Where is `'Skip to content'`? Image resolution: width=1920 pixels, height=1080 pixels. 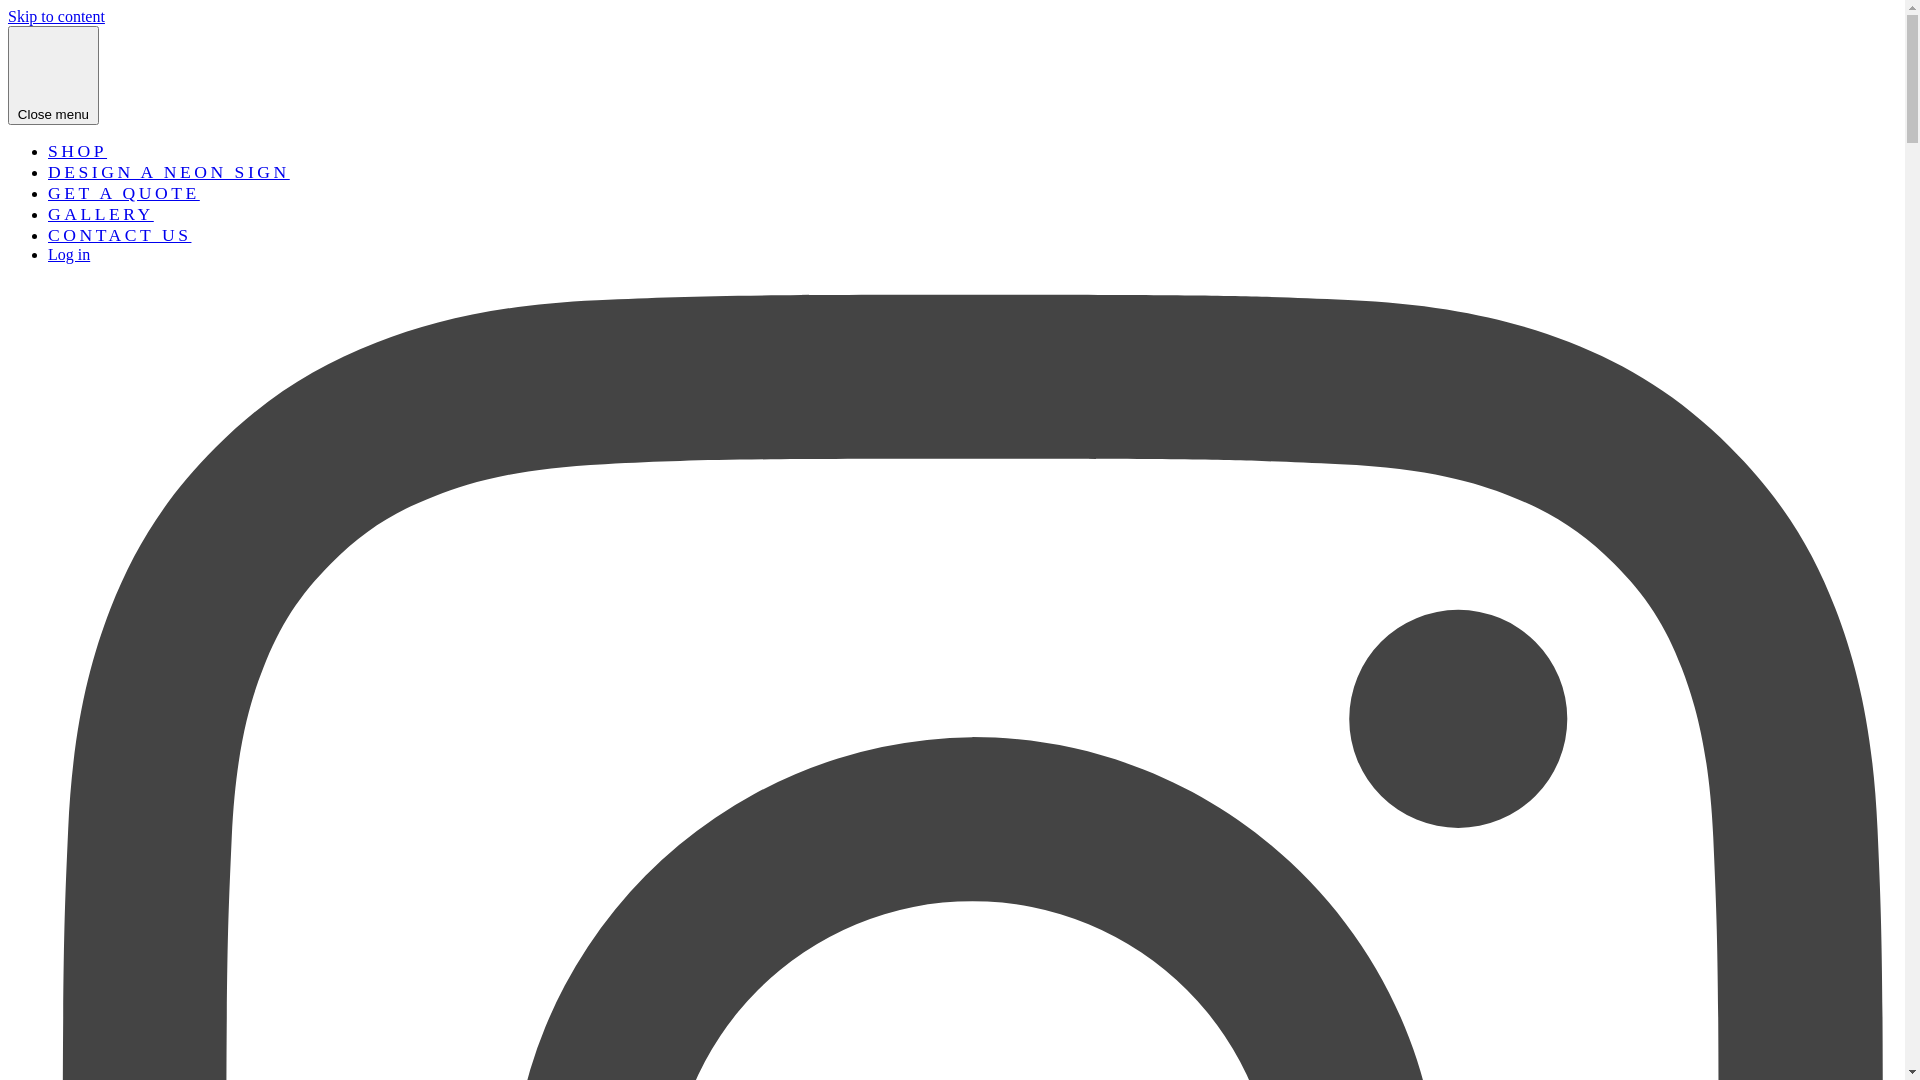 'Skip to content' is located at coordinates (56, 16).